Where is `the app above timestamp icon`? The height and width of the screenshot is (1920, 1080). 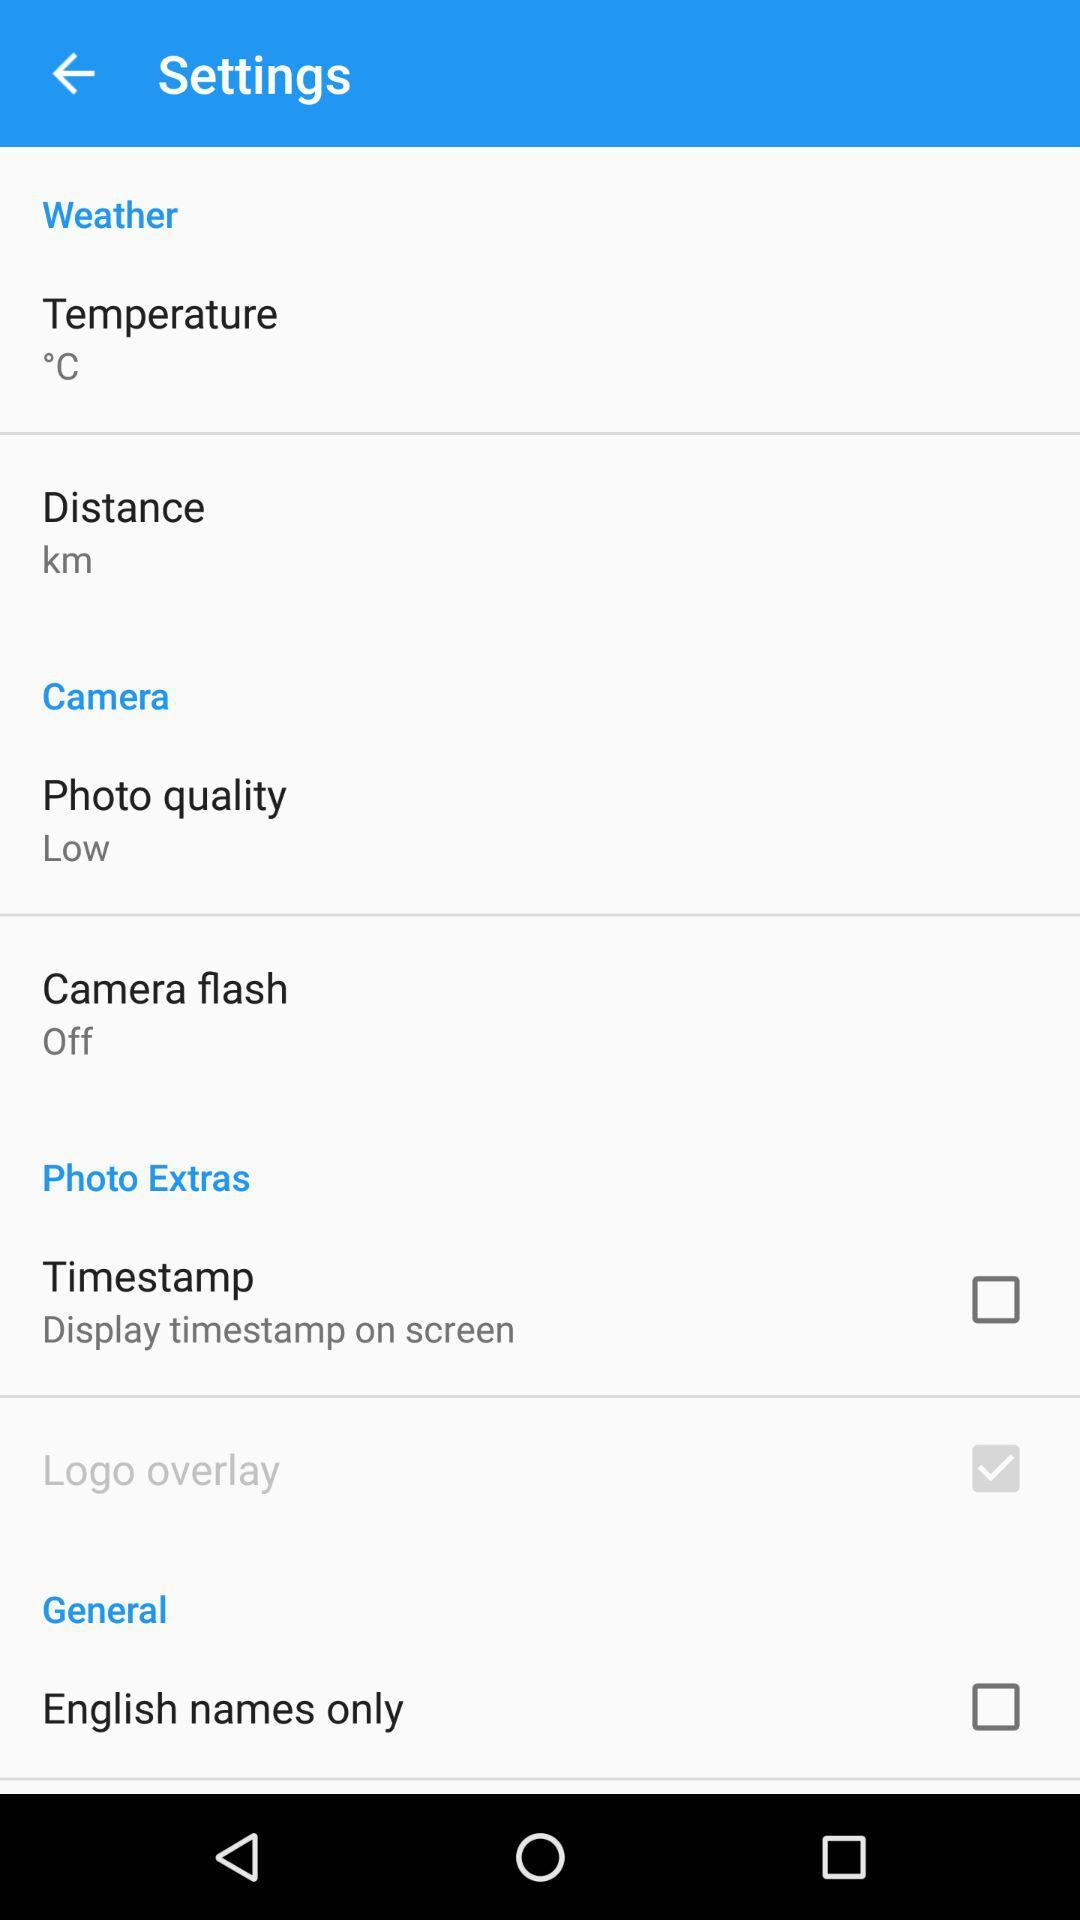 the app above timestamp icon is located at coordinates (540, 1155).